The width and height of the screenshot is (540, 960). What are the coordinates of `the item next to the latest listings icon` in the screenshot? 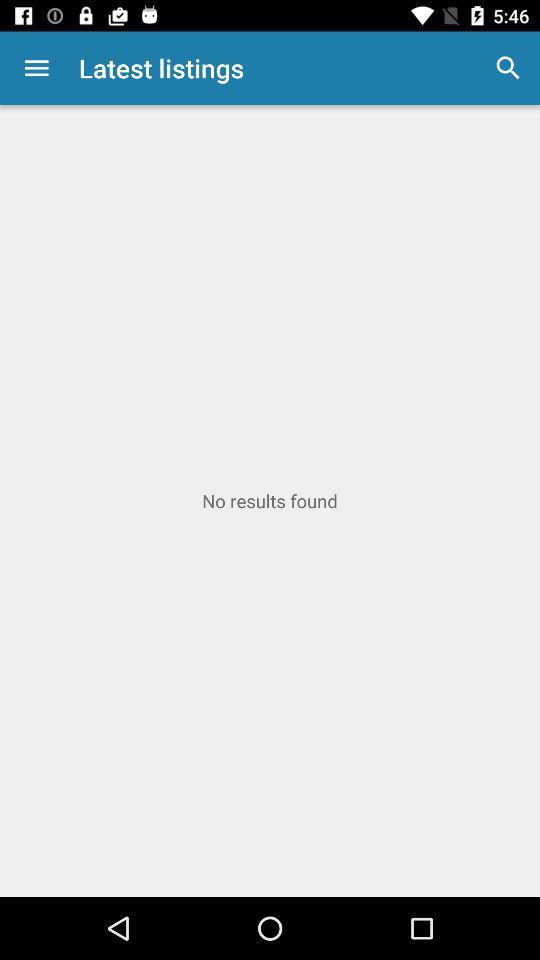 It's located at (36, 68).